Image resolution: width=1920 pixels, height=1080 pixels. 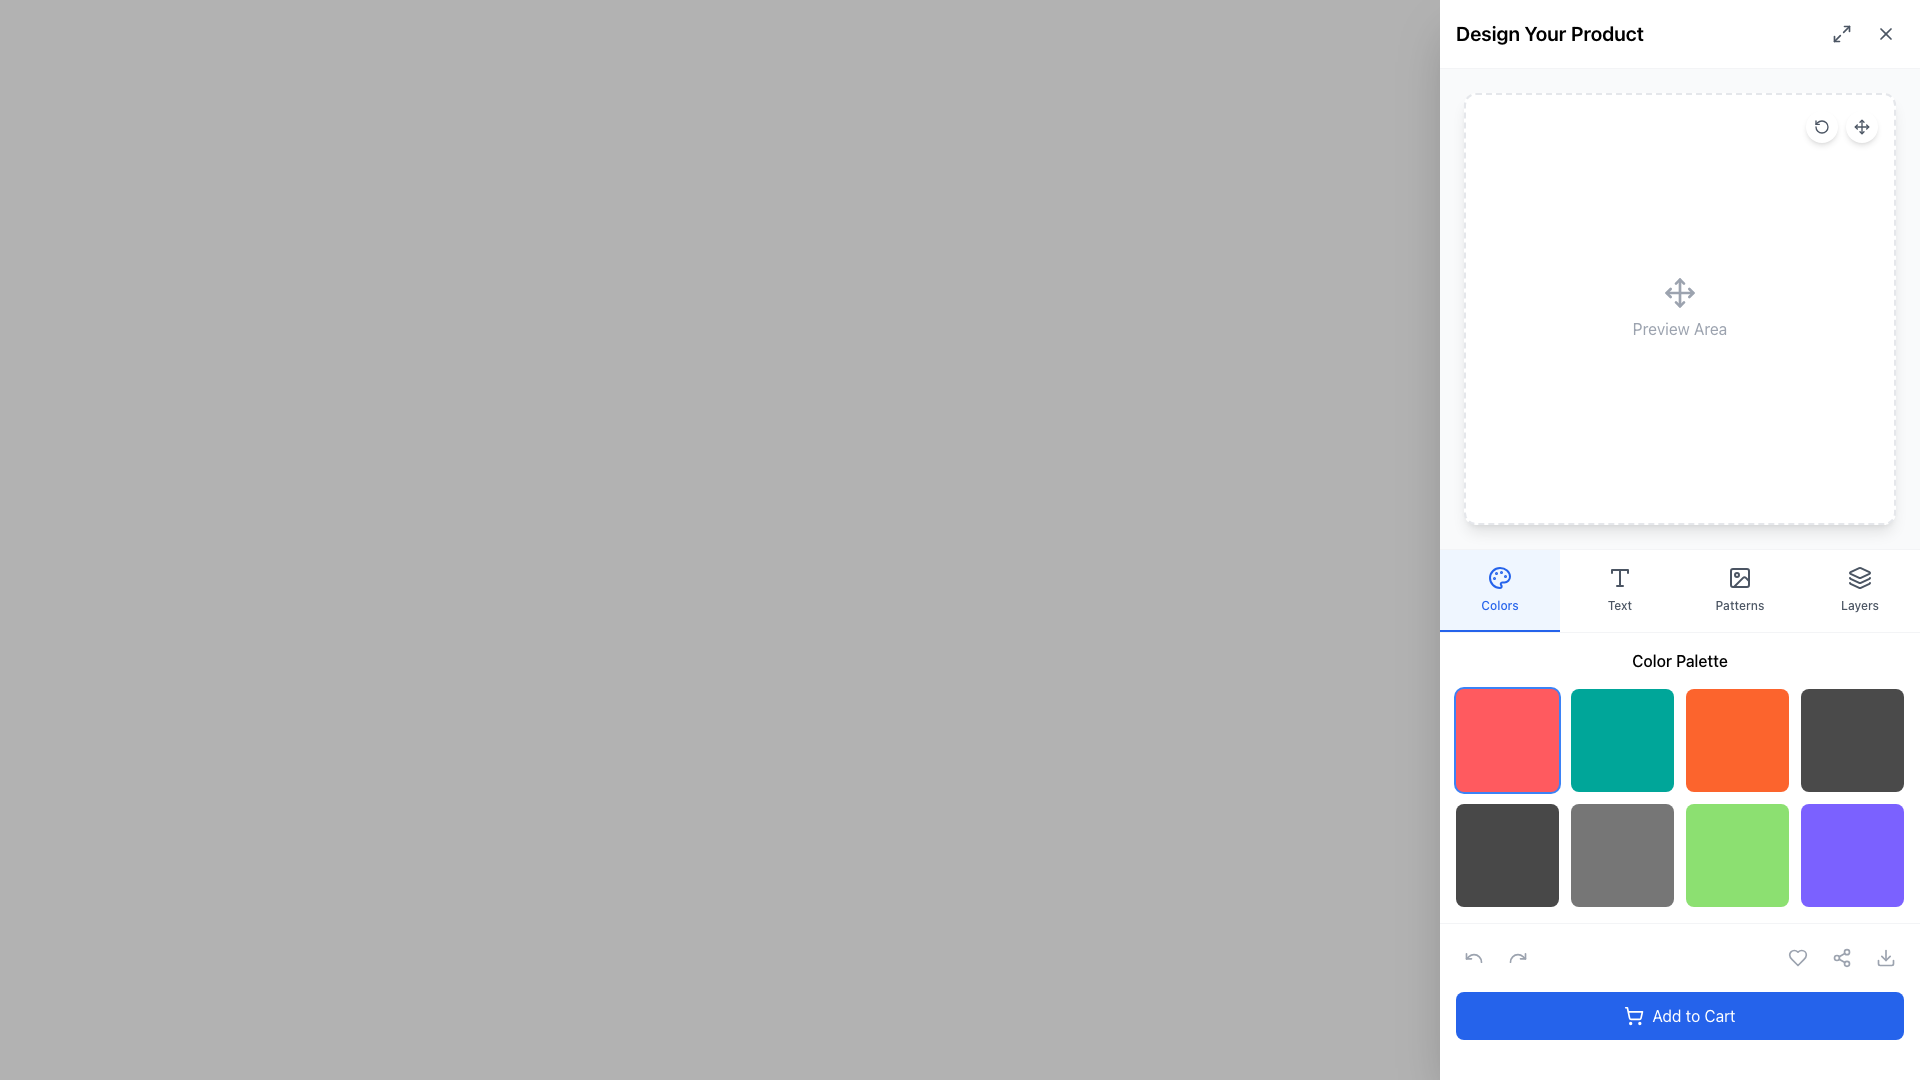 I want to click on the 'color palette' icon located in the left-side vertical toolbar next to the 'Colors' tab indicator, so click(x=1498, y=578).